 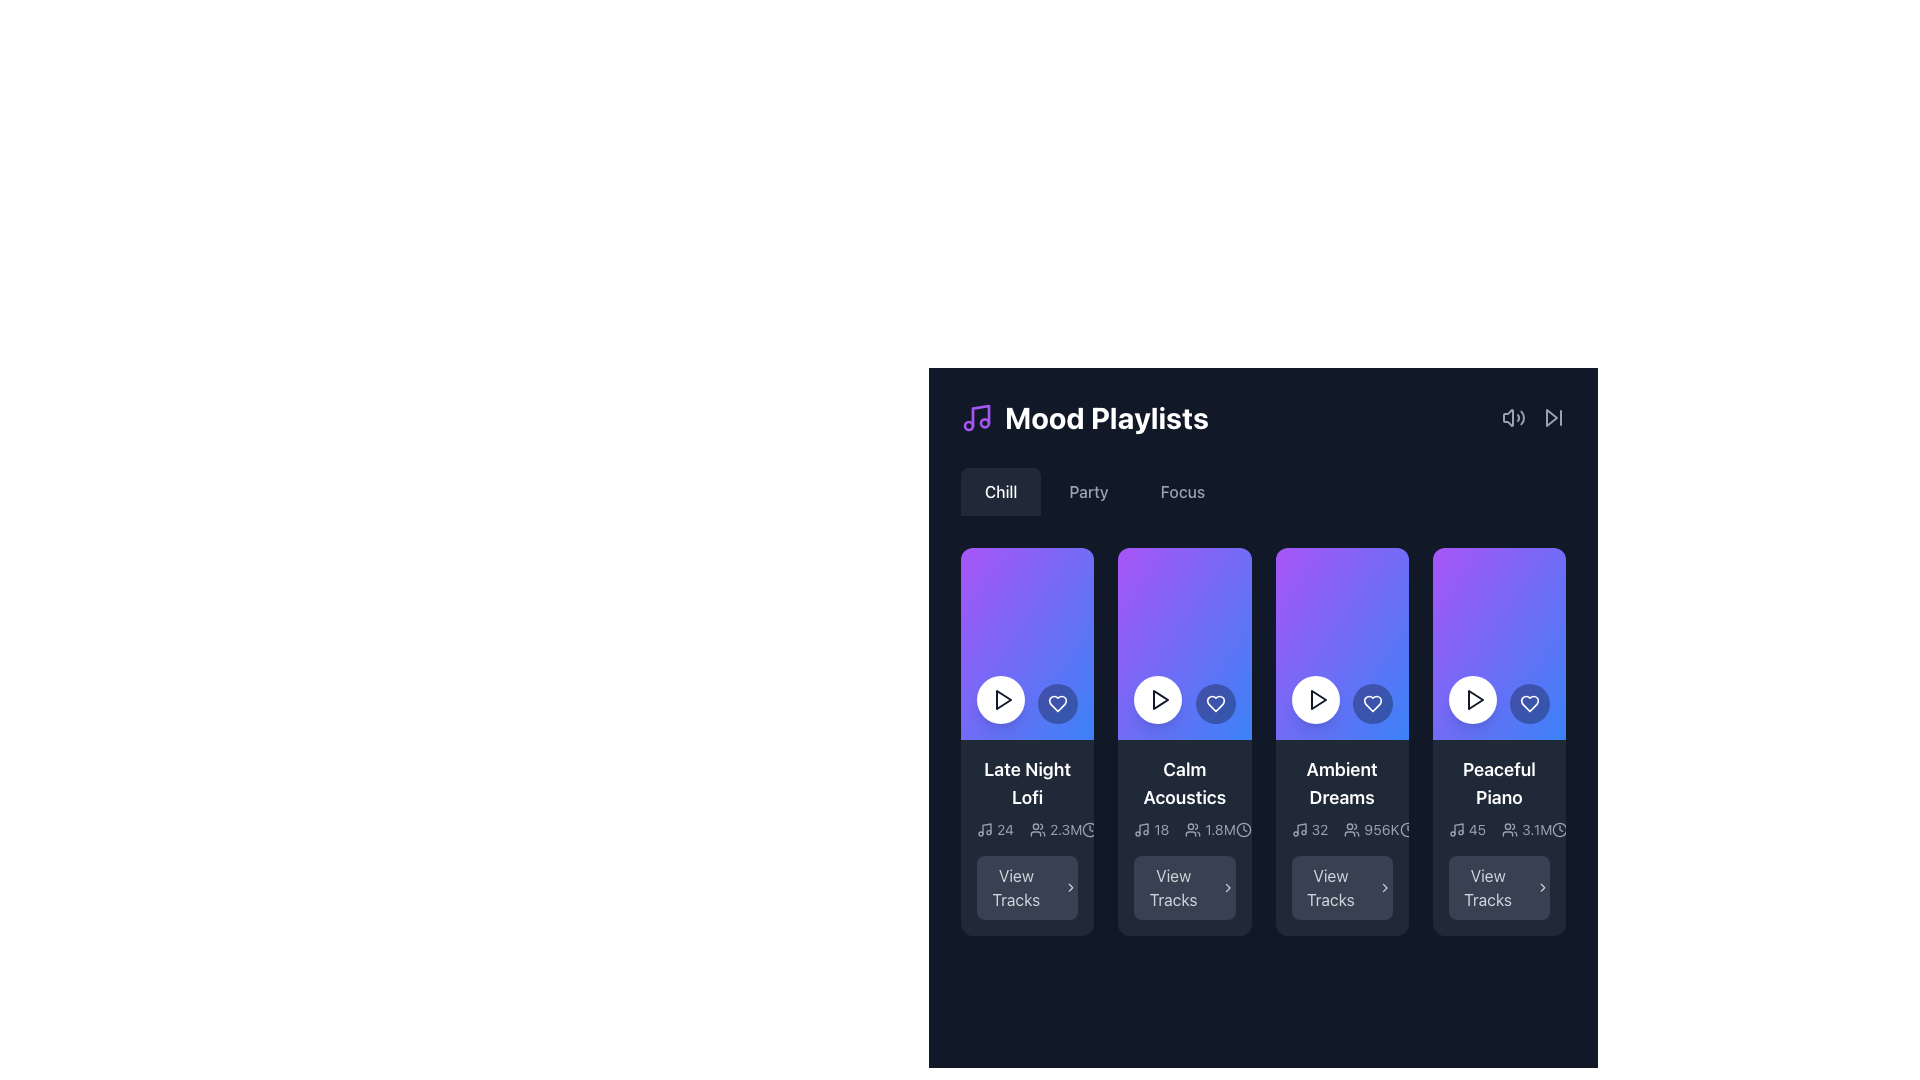 What do you see at coordinates (1342, 886) in the screenshot?
I see `the 'View Tracks' button located at the bottom of the 'Ambient Dreams' playlist card` at bounding box center [1342, 886].